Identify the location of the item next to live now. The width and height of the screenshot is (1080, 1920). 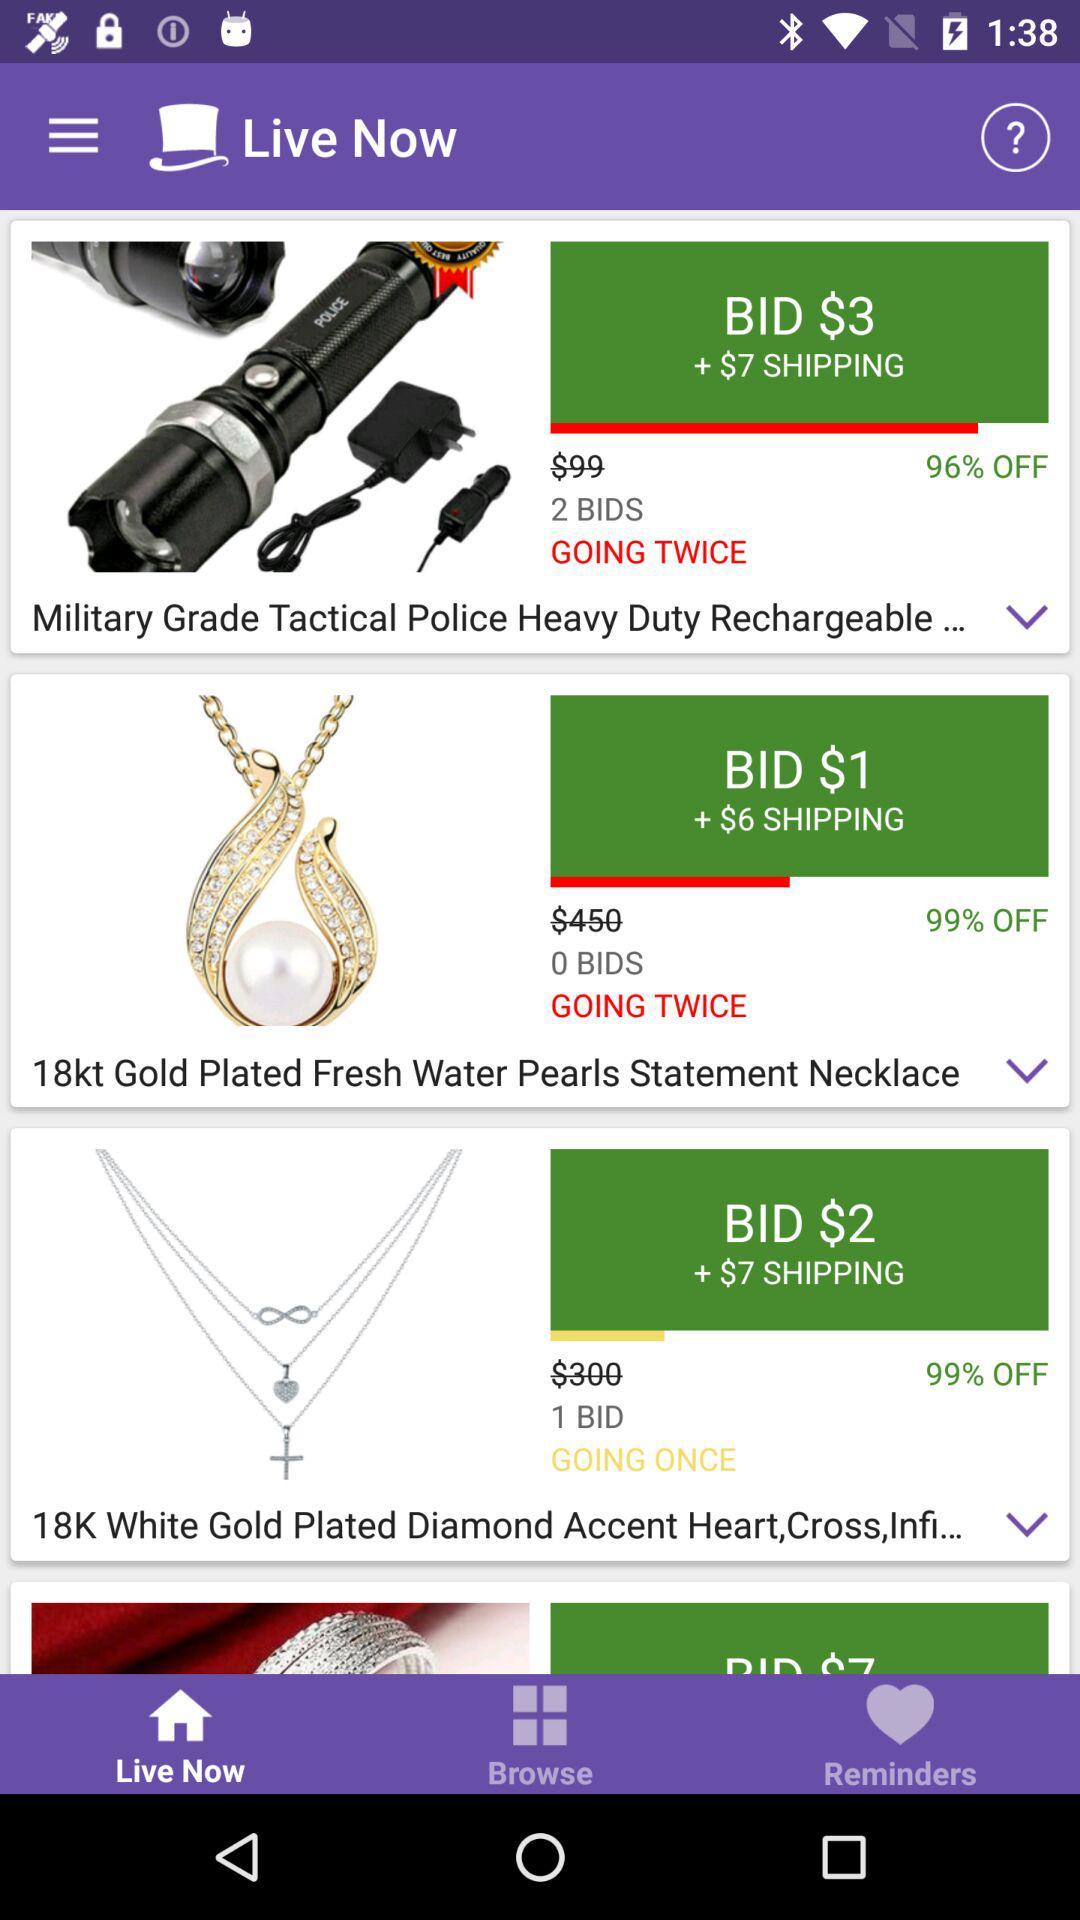
(540, 1737).